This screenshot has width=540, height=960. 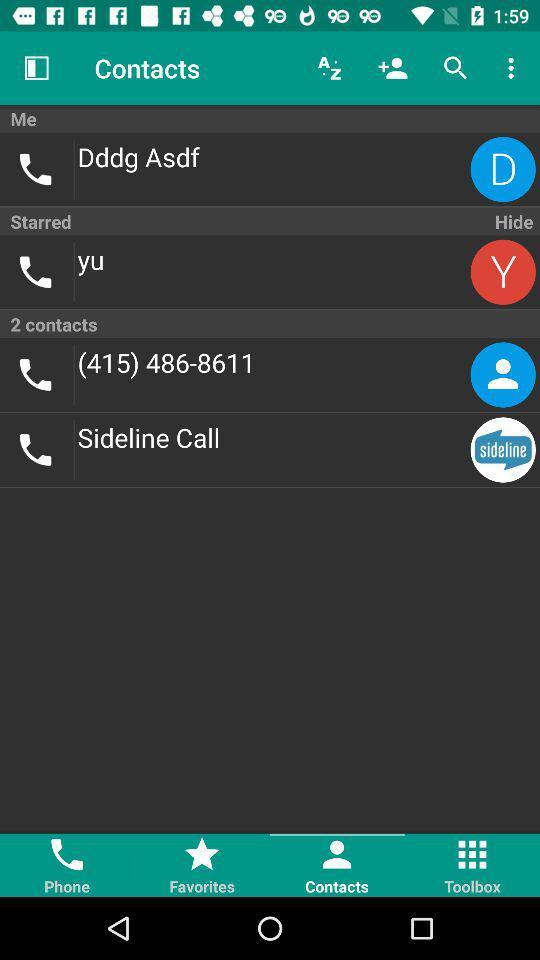 I want to click on item next to the contacts icon, so click(x=36, y=68).